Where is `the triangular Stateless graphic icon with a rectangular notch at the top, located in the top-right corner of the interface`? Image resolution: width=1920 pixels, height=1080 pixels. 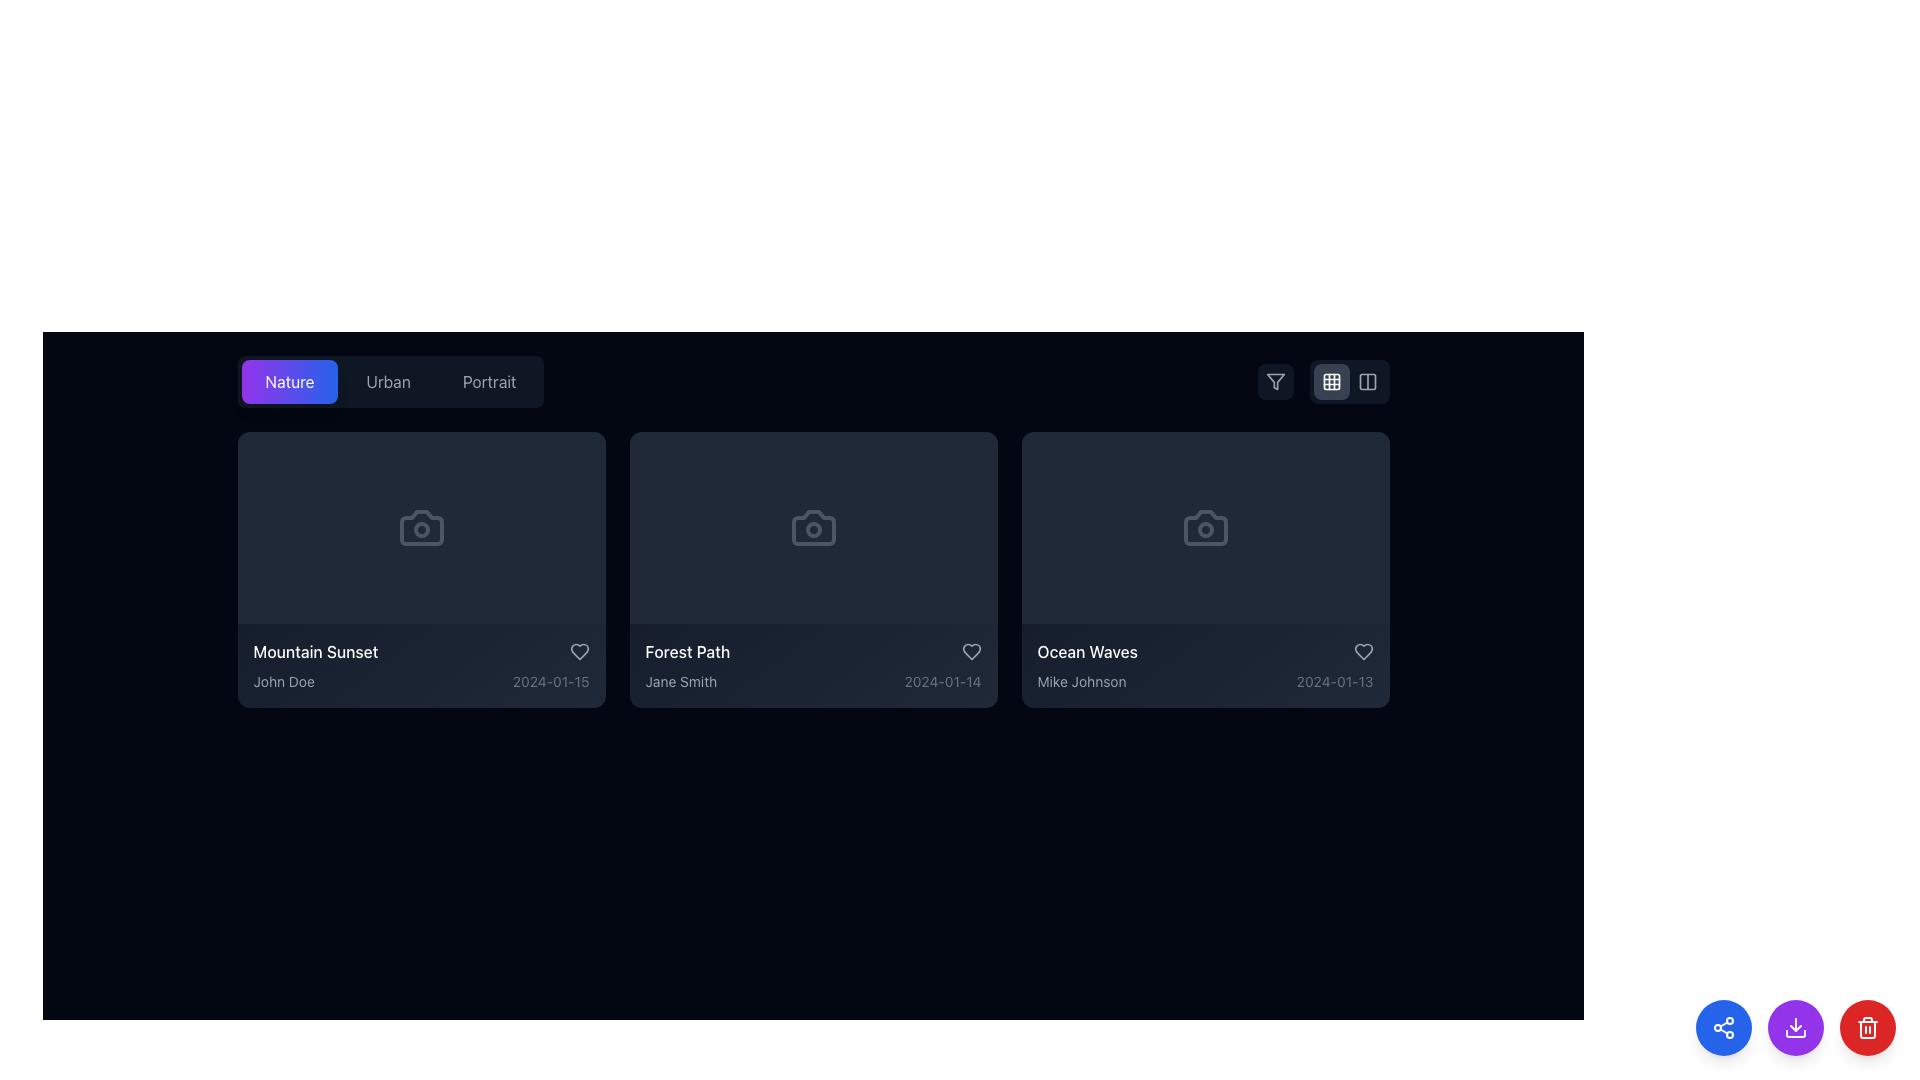 the triangular Stateless graphic icon with a rectangular notch at the top, located in the top-right corner of the interface is located at coordinates (1274, 381).